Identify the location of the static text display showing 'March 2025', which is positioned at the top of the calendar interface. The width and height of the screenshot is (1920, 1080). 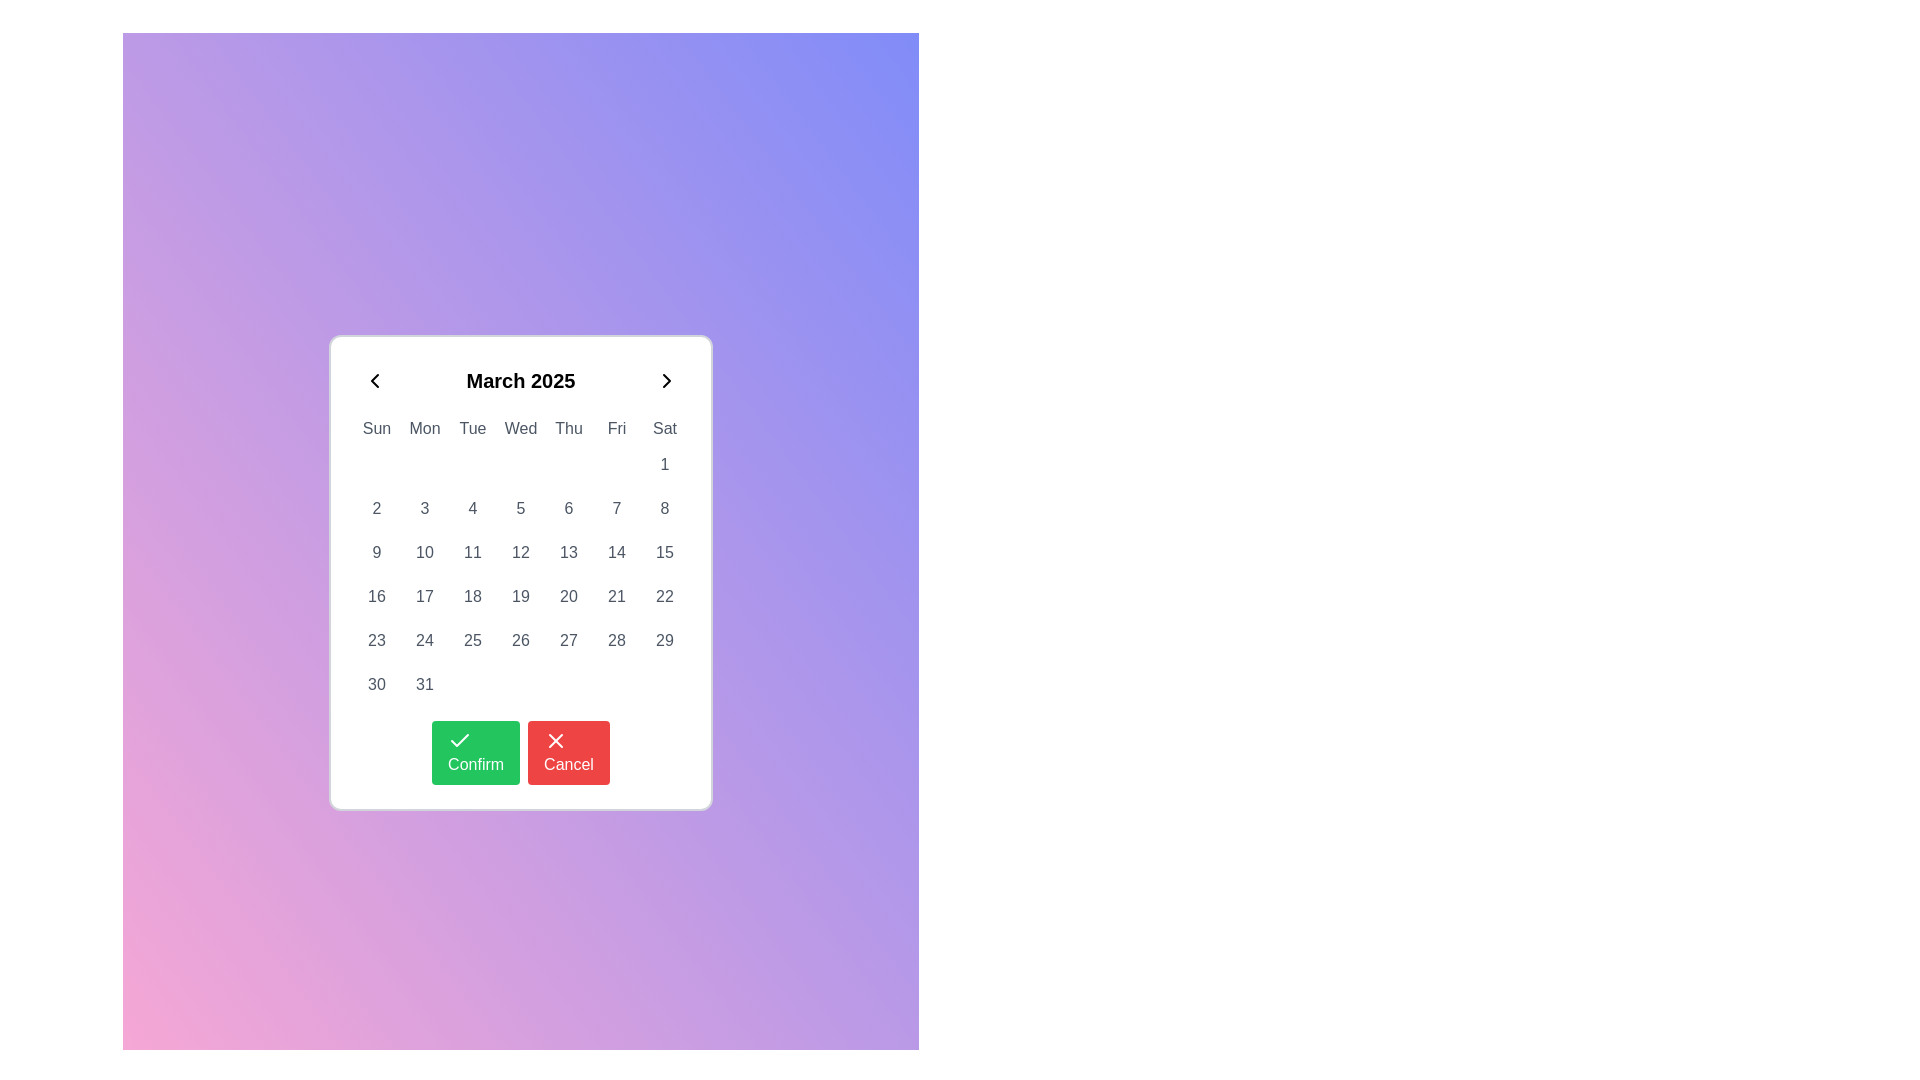
(521, 381).